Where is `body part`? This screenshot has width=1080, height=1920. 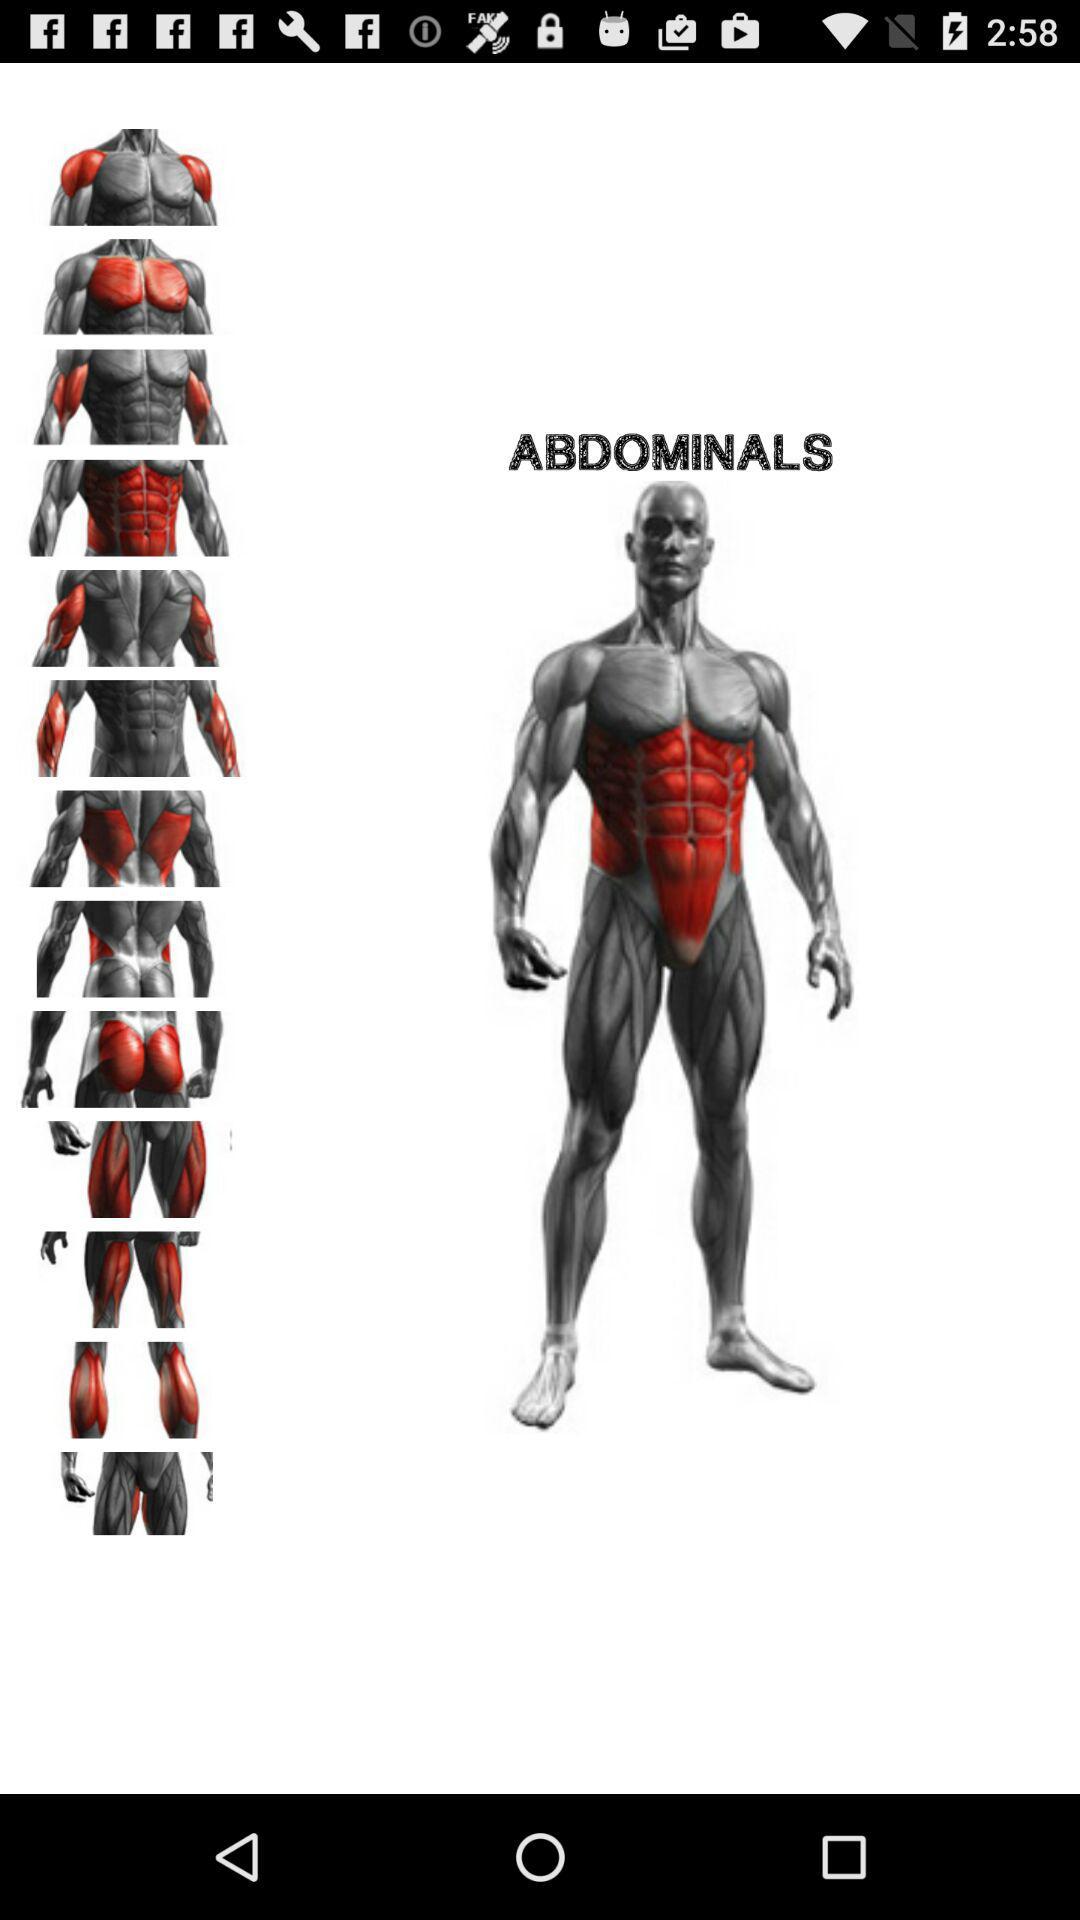 body part is located at coordinates (131, 941).